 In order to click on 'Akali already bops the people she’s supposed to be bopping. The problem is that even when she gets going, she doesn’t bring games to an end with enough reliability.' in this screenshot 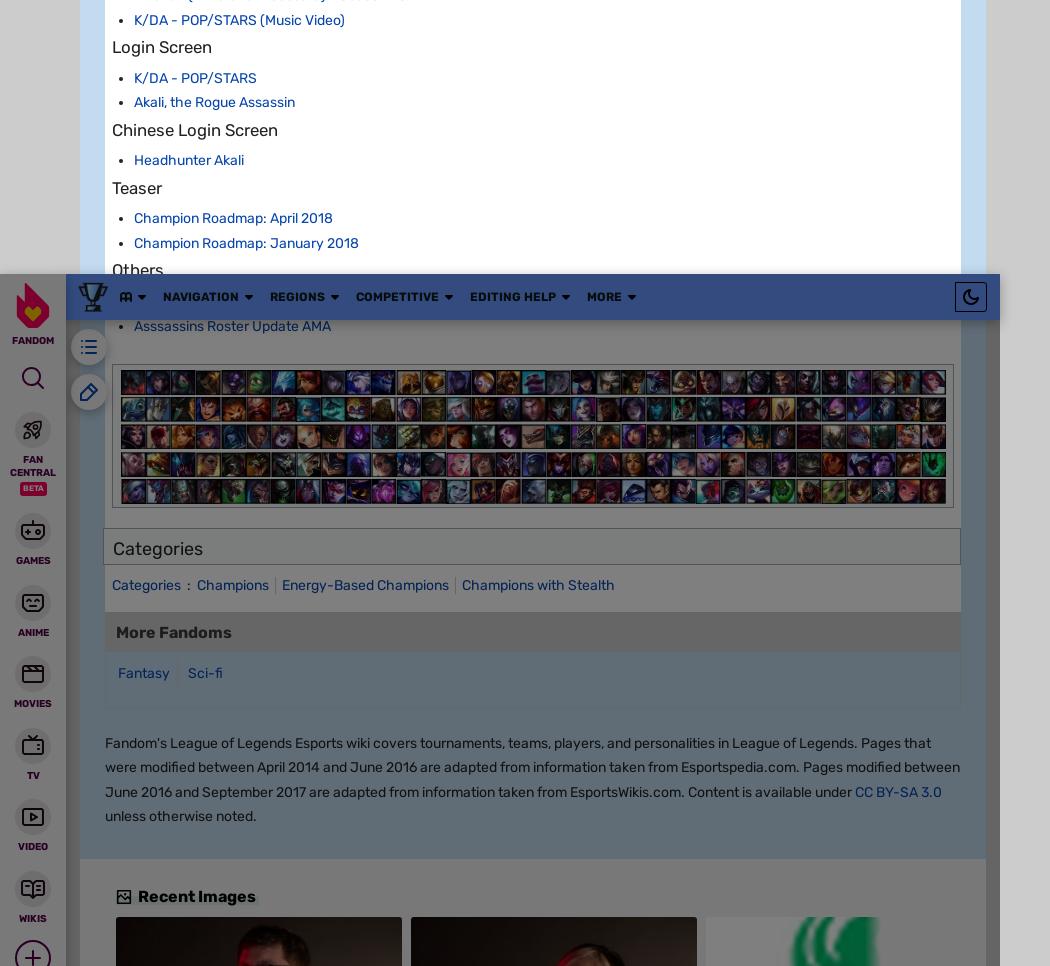, I will do `click(530, 868)`.